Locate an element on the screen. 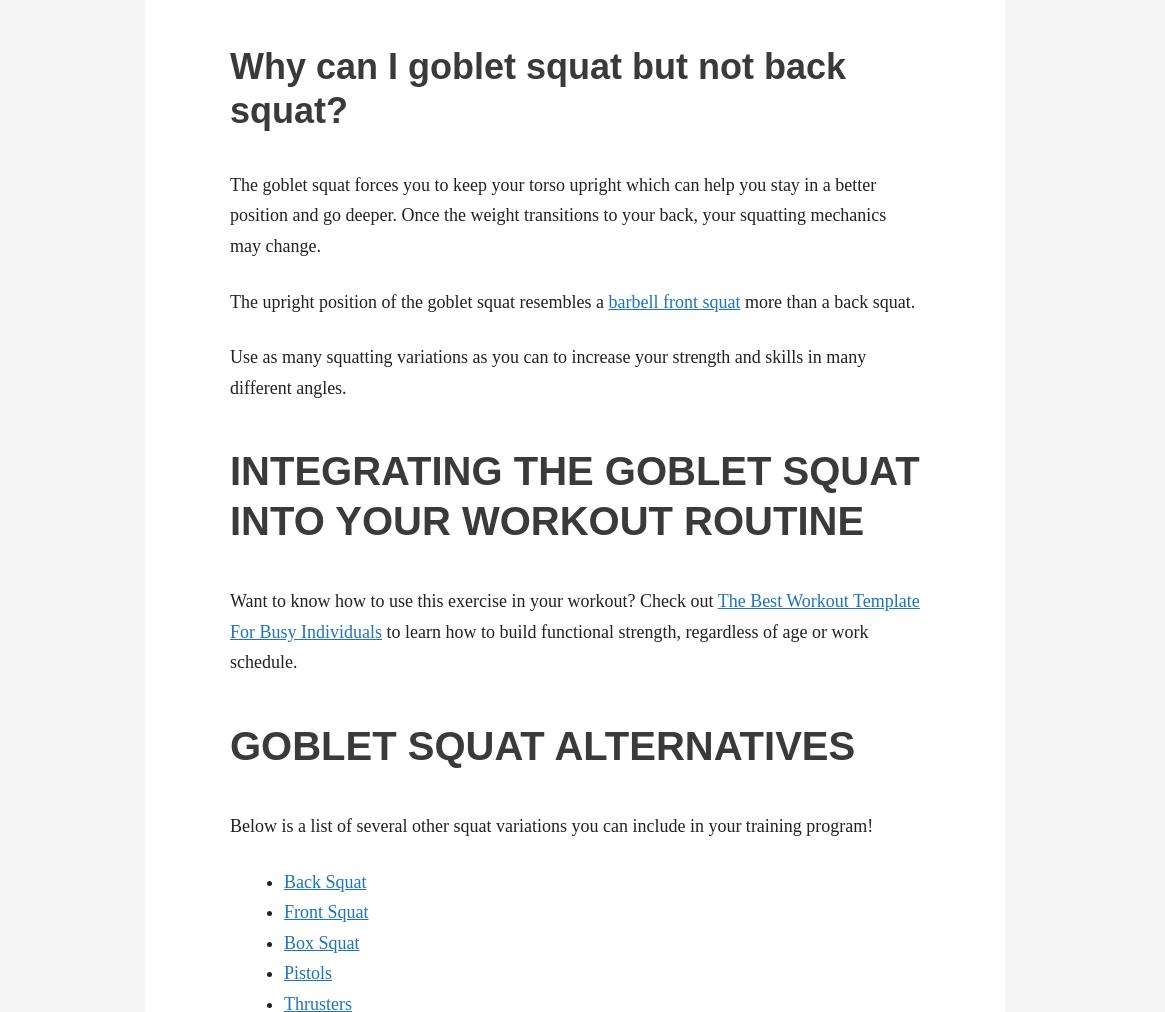 The width and height of the screenshot is (1165, 1012). 'Want to know how to use this exercise in your workout? Check out' is located at coordinates (473, 600).